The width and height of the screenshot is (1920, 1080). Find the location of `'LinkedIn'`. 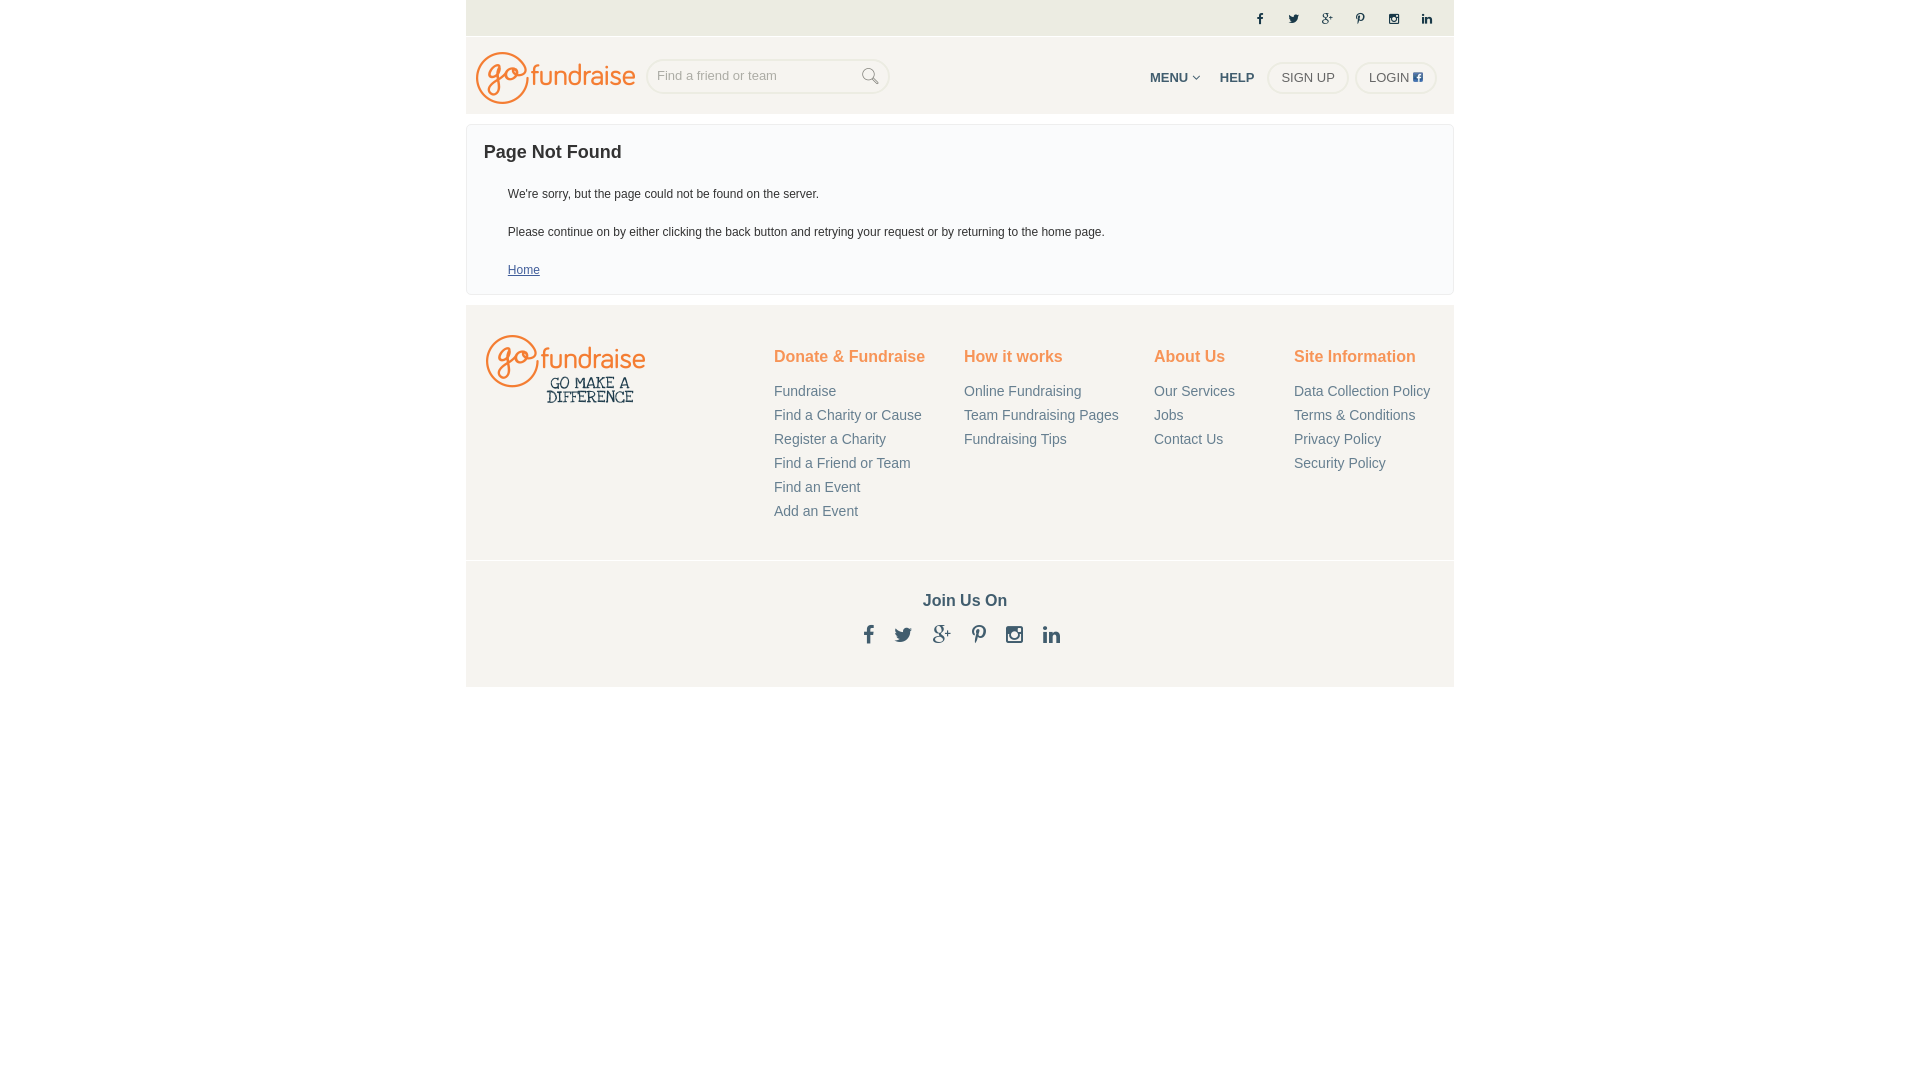

'LinkedIn' is located at coordinates (1050, 635).